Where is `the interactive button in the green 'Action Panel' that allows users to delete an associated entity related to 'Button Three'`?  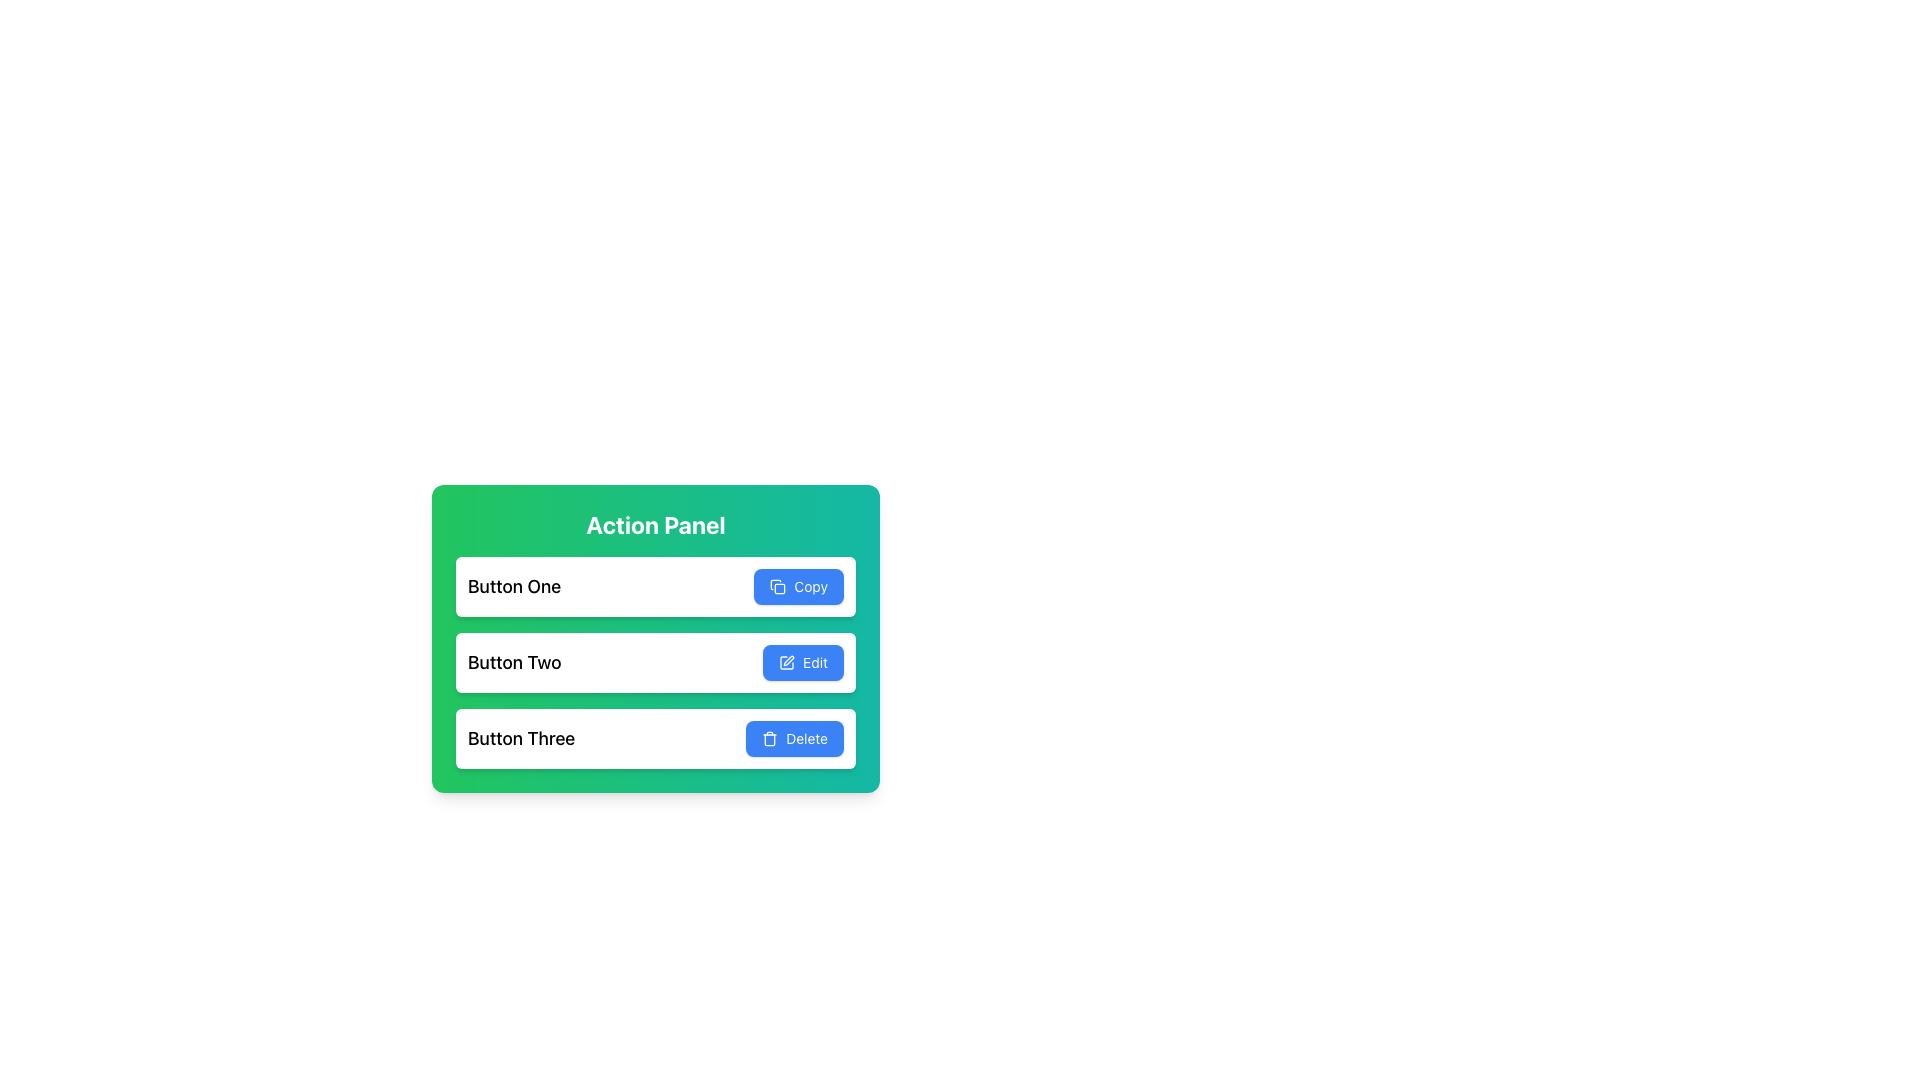 the interactive button in the green 'Action Panel' that allows users to delete an associated entity related to 'Button Three' is located at coordinates (656, 739).